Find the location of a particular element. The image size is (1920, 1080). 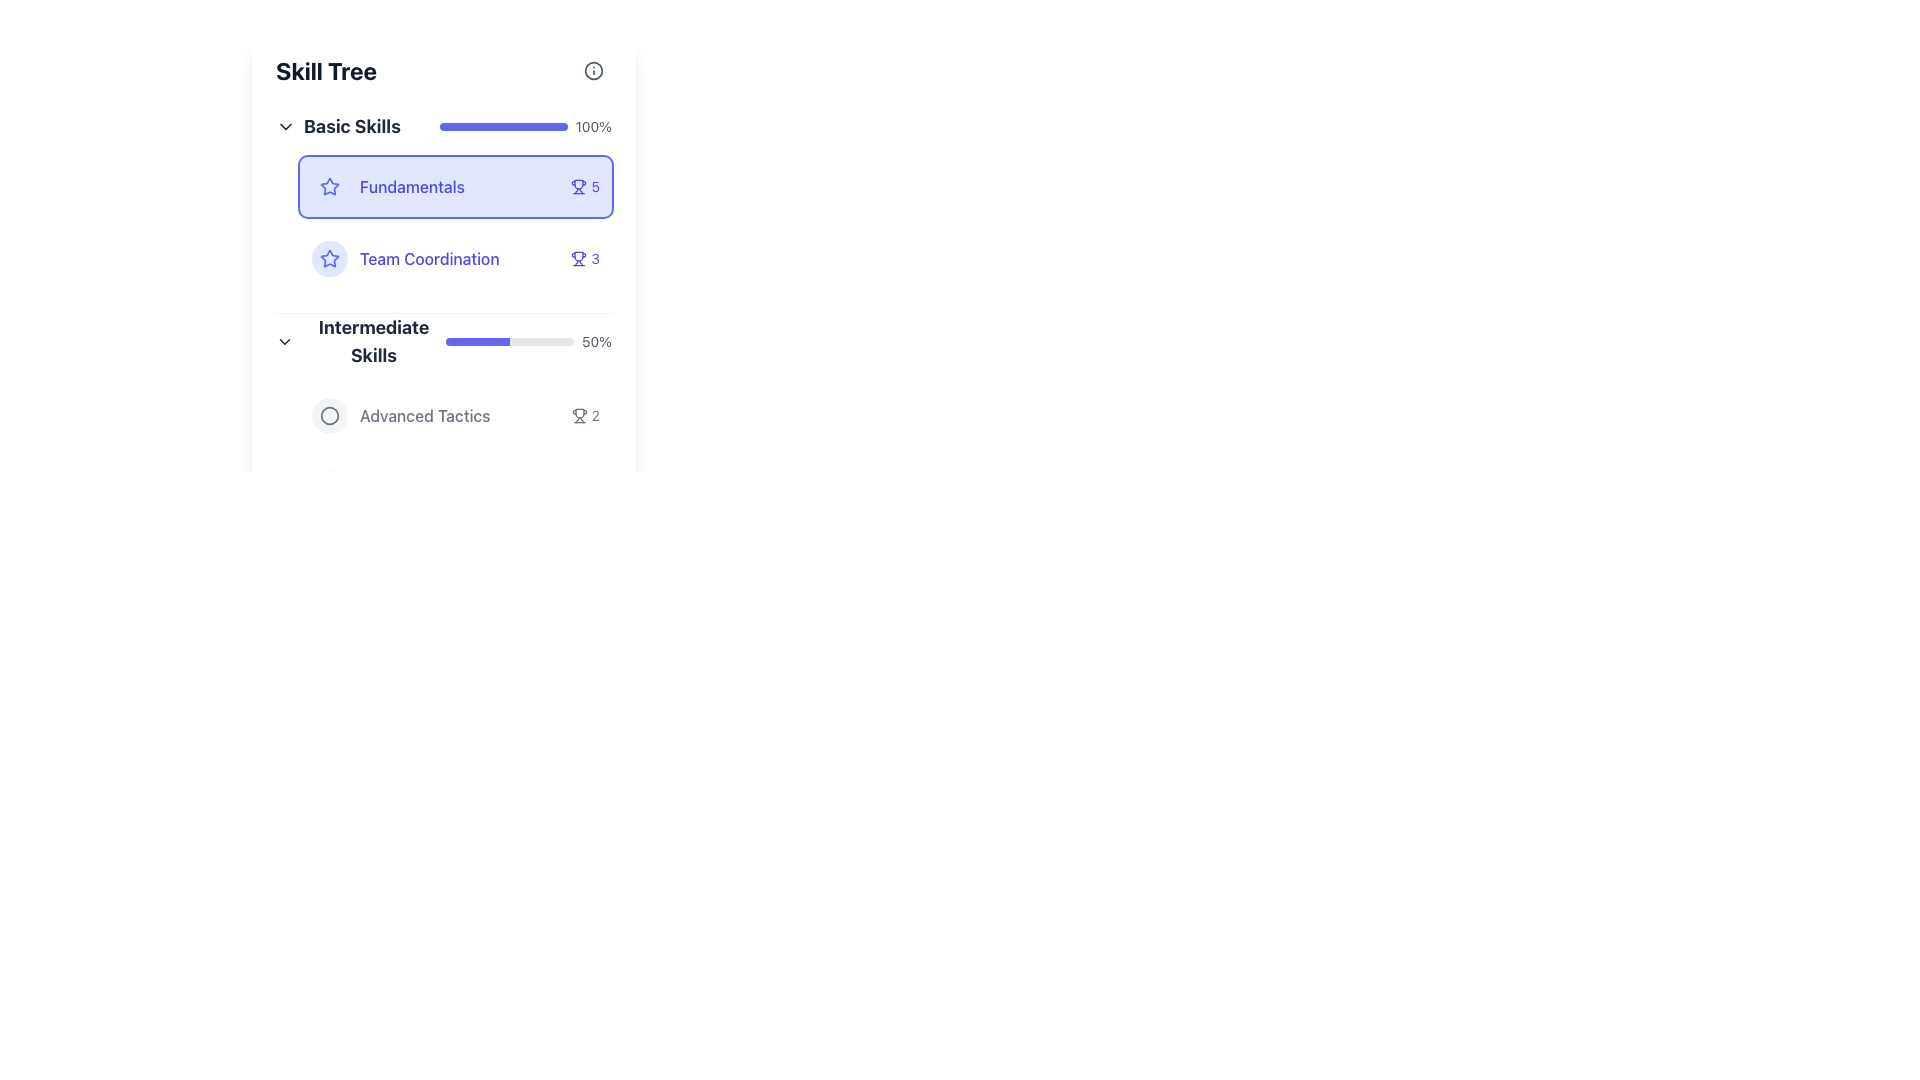

the card-style informational component displaying achievements or progress metrics for the skills labeled 'Fundamentals' and 'Team Coordination' within the 'Skill Tree' interface under the 'Basic Skills' category is located at coordinates (455, 223).